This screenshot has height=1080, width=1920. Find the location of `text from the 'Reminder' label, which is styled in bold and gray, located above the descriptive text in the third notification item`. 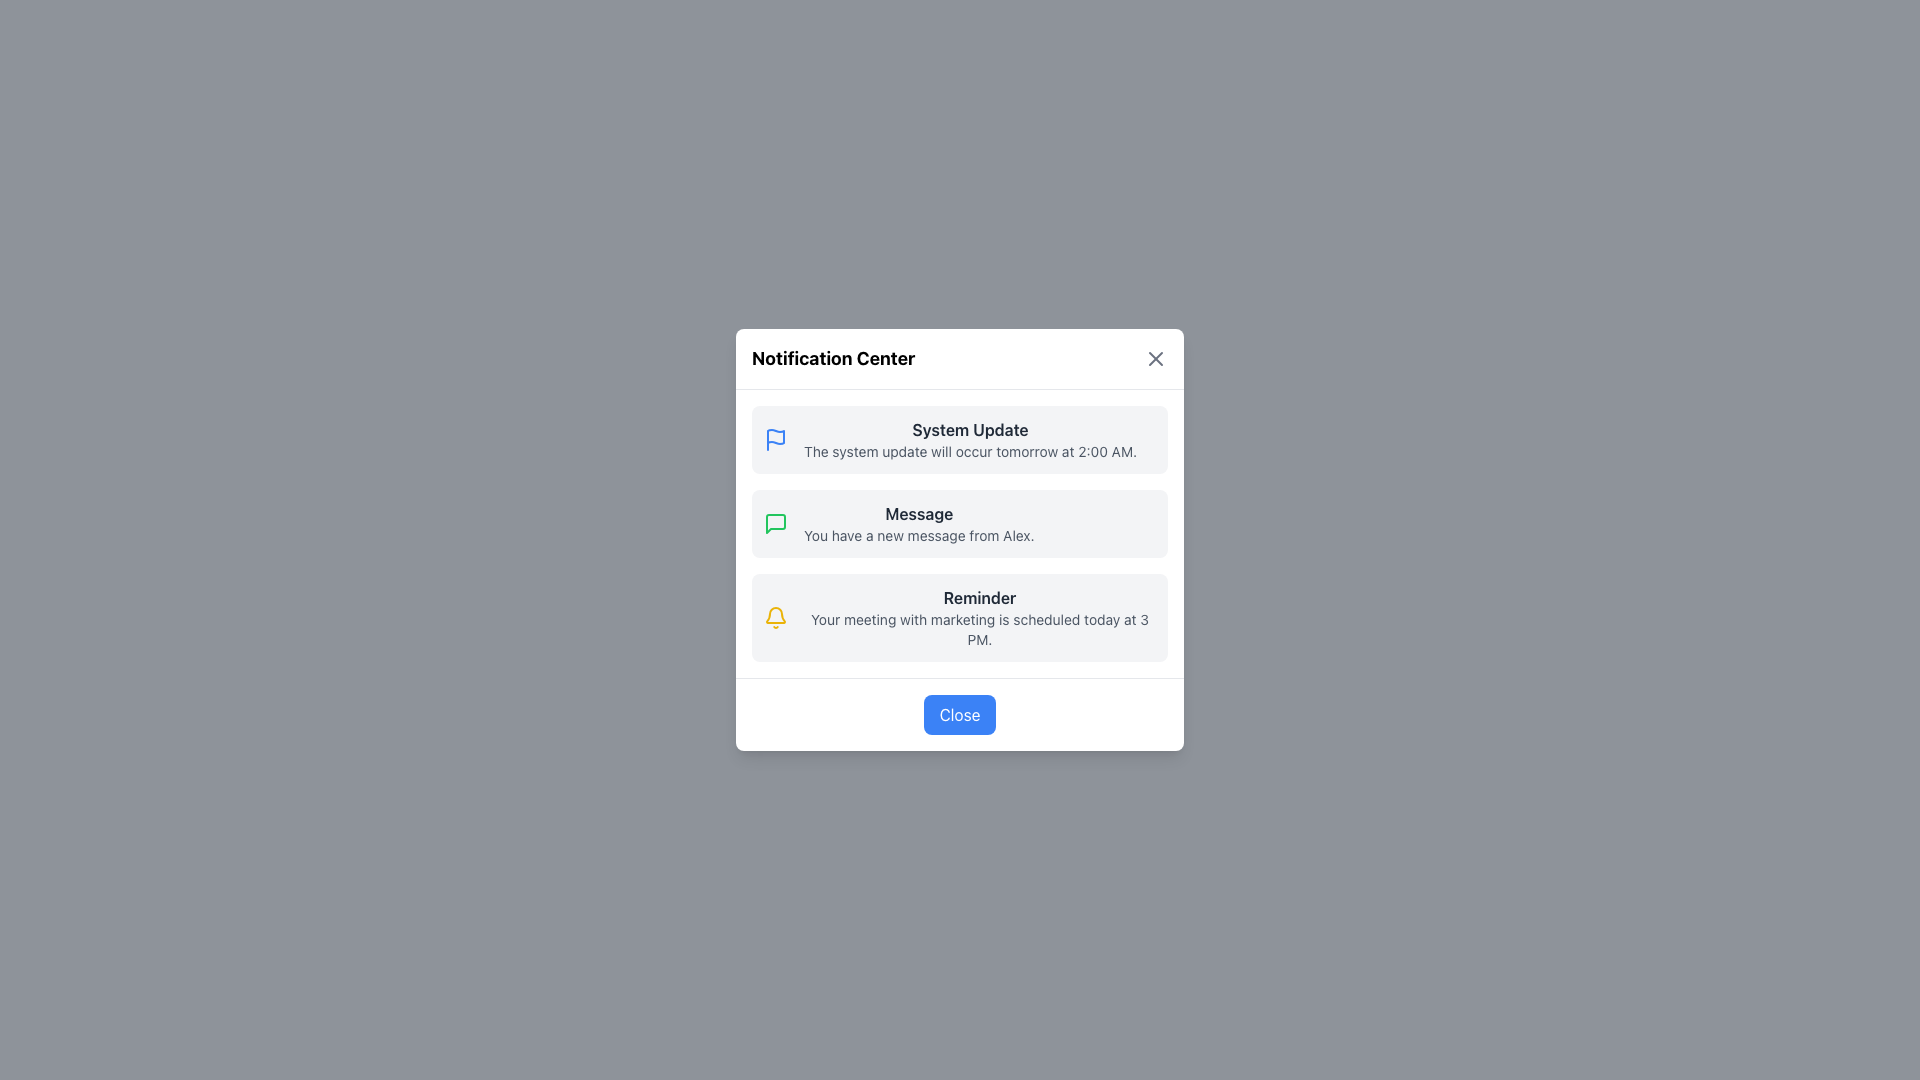

text from the 'Reminder' label, which is styled in bold and gray, located above the descriptive text in the third notification item is located at coordinates (979, 596).